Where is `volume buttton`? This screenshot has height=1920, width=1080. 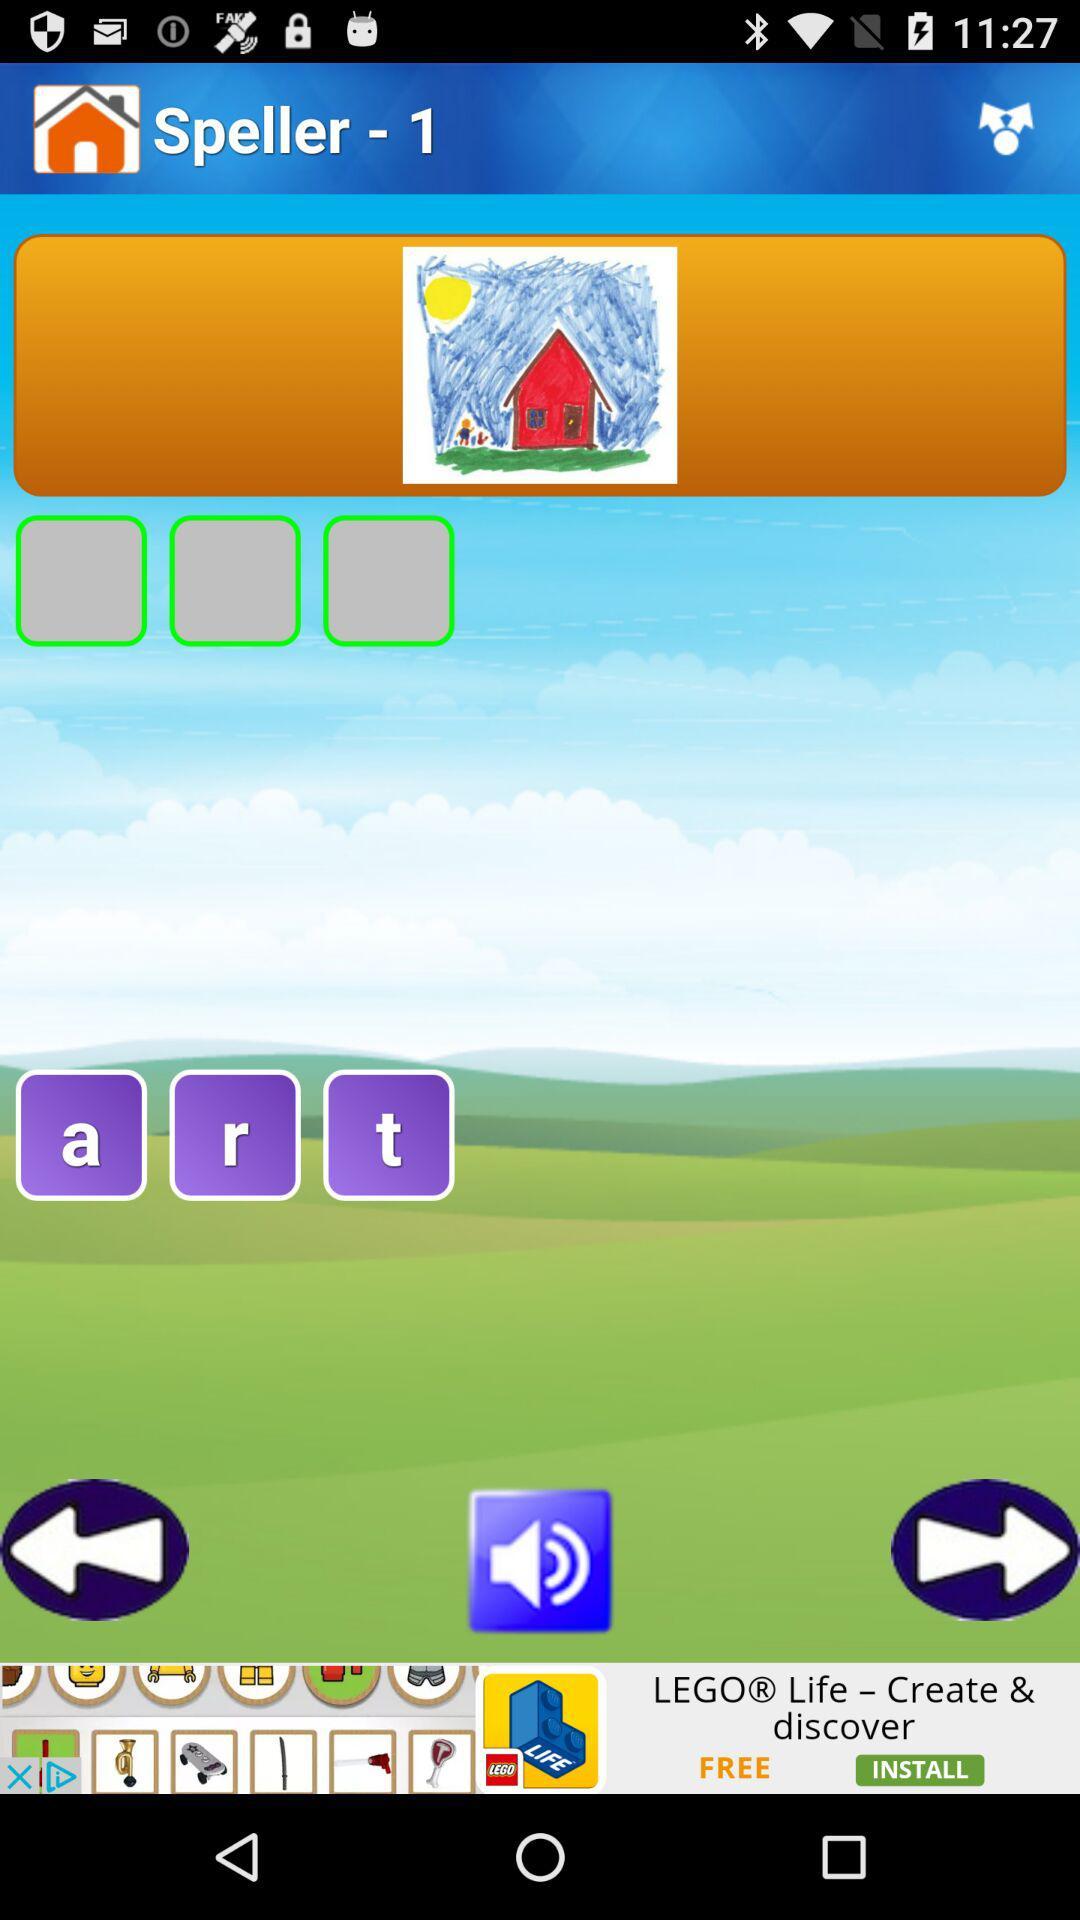
volume buttton is located at coordinates (540, 1557).